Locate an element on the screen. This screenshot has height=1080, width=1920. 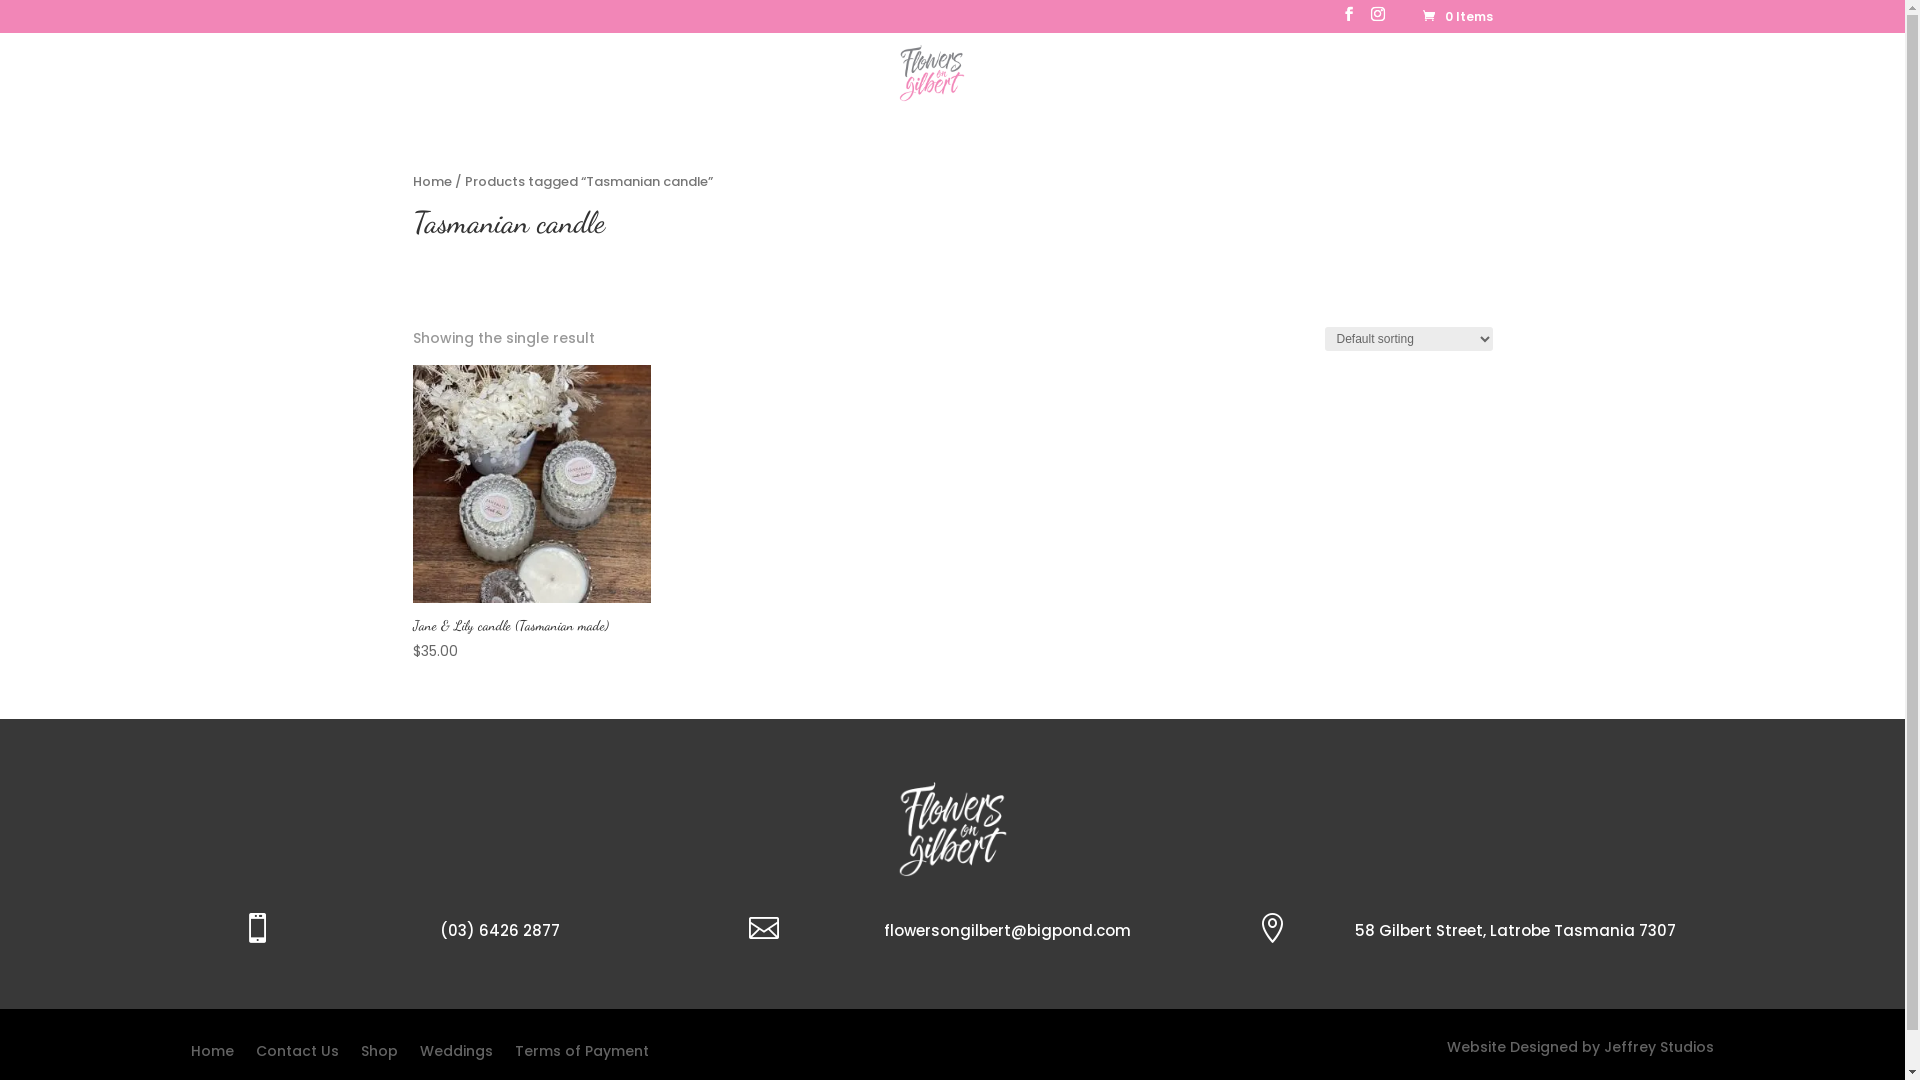
'Home' is located at coordinates (728, 88).